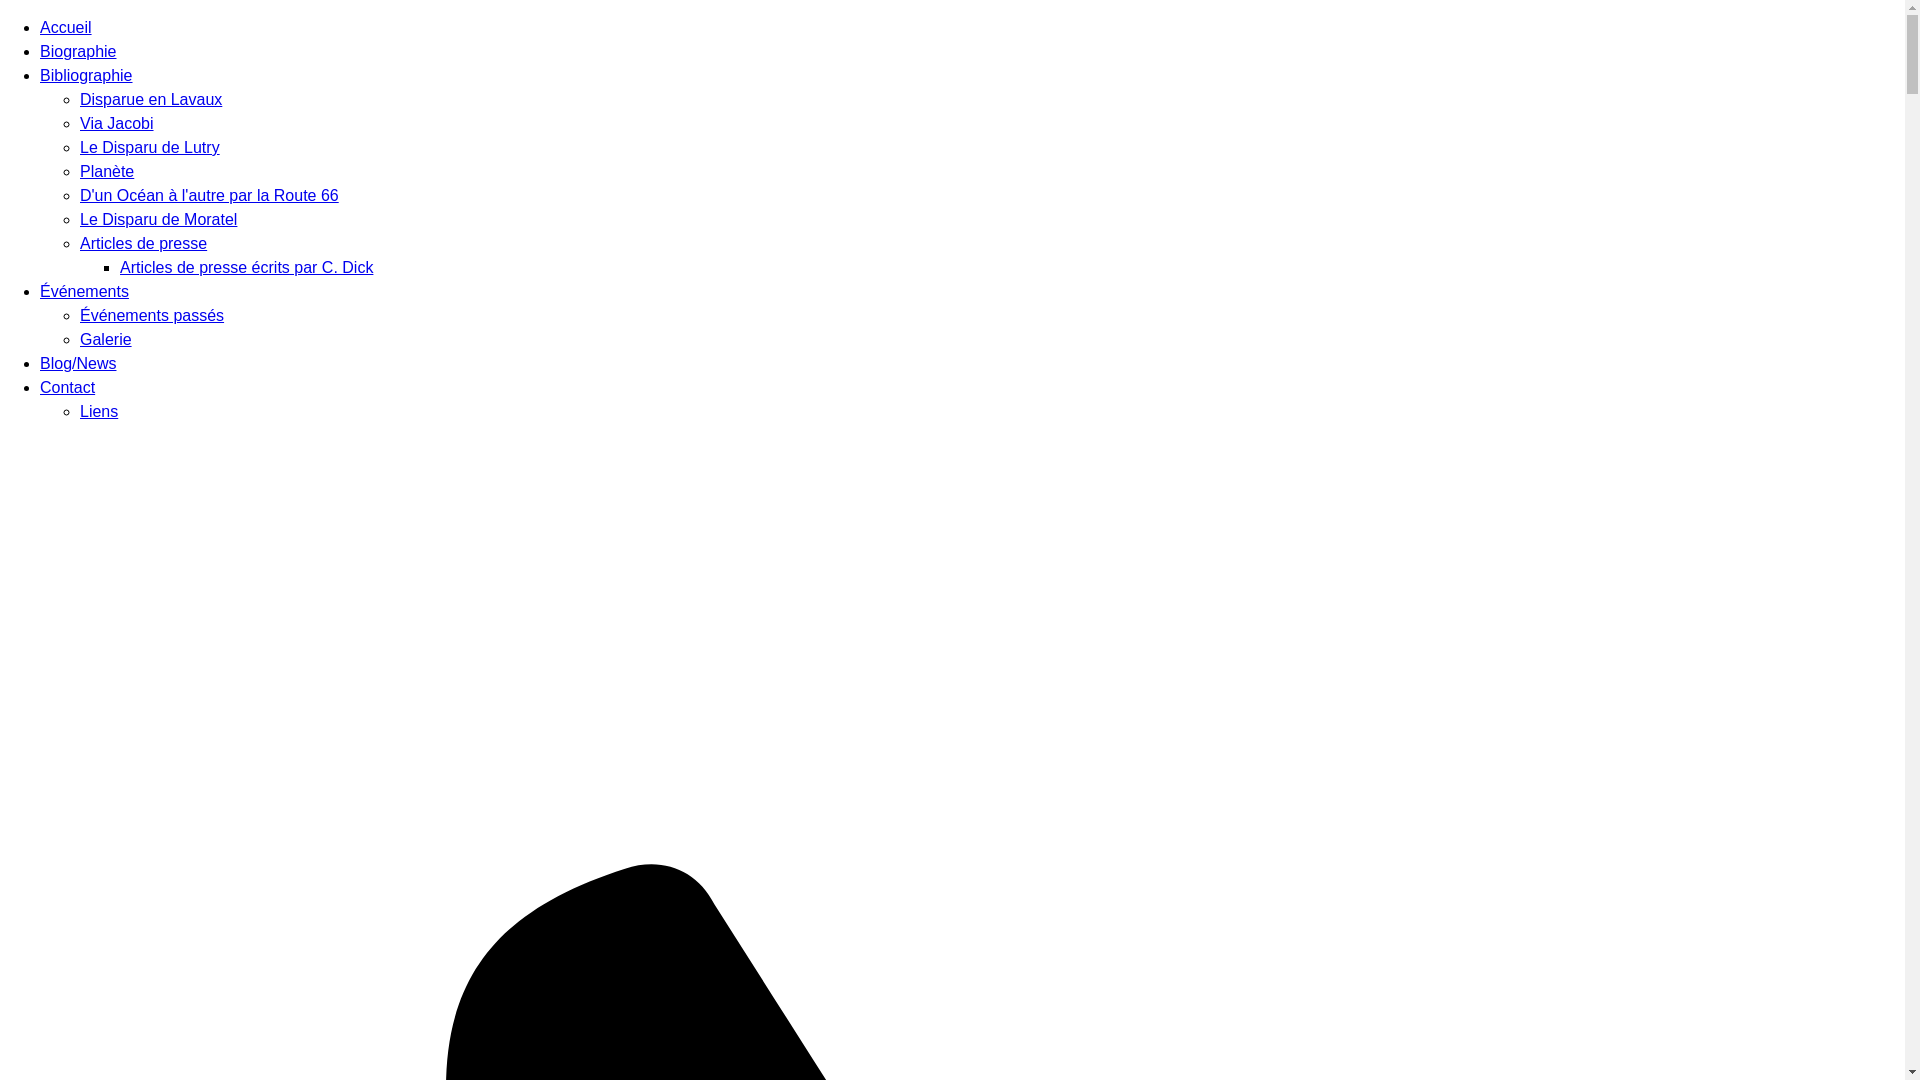  I want to click on 'Via Jacobi', so click(115, 123).